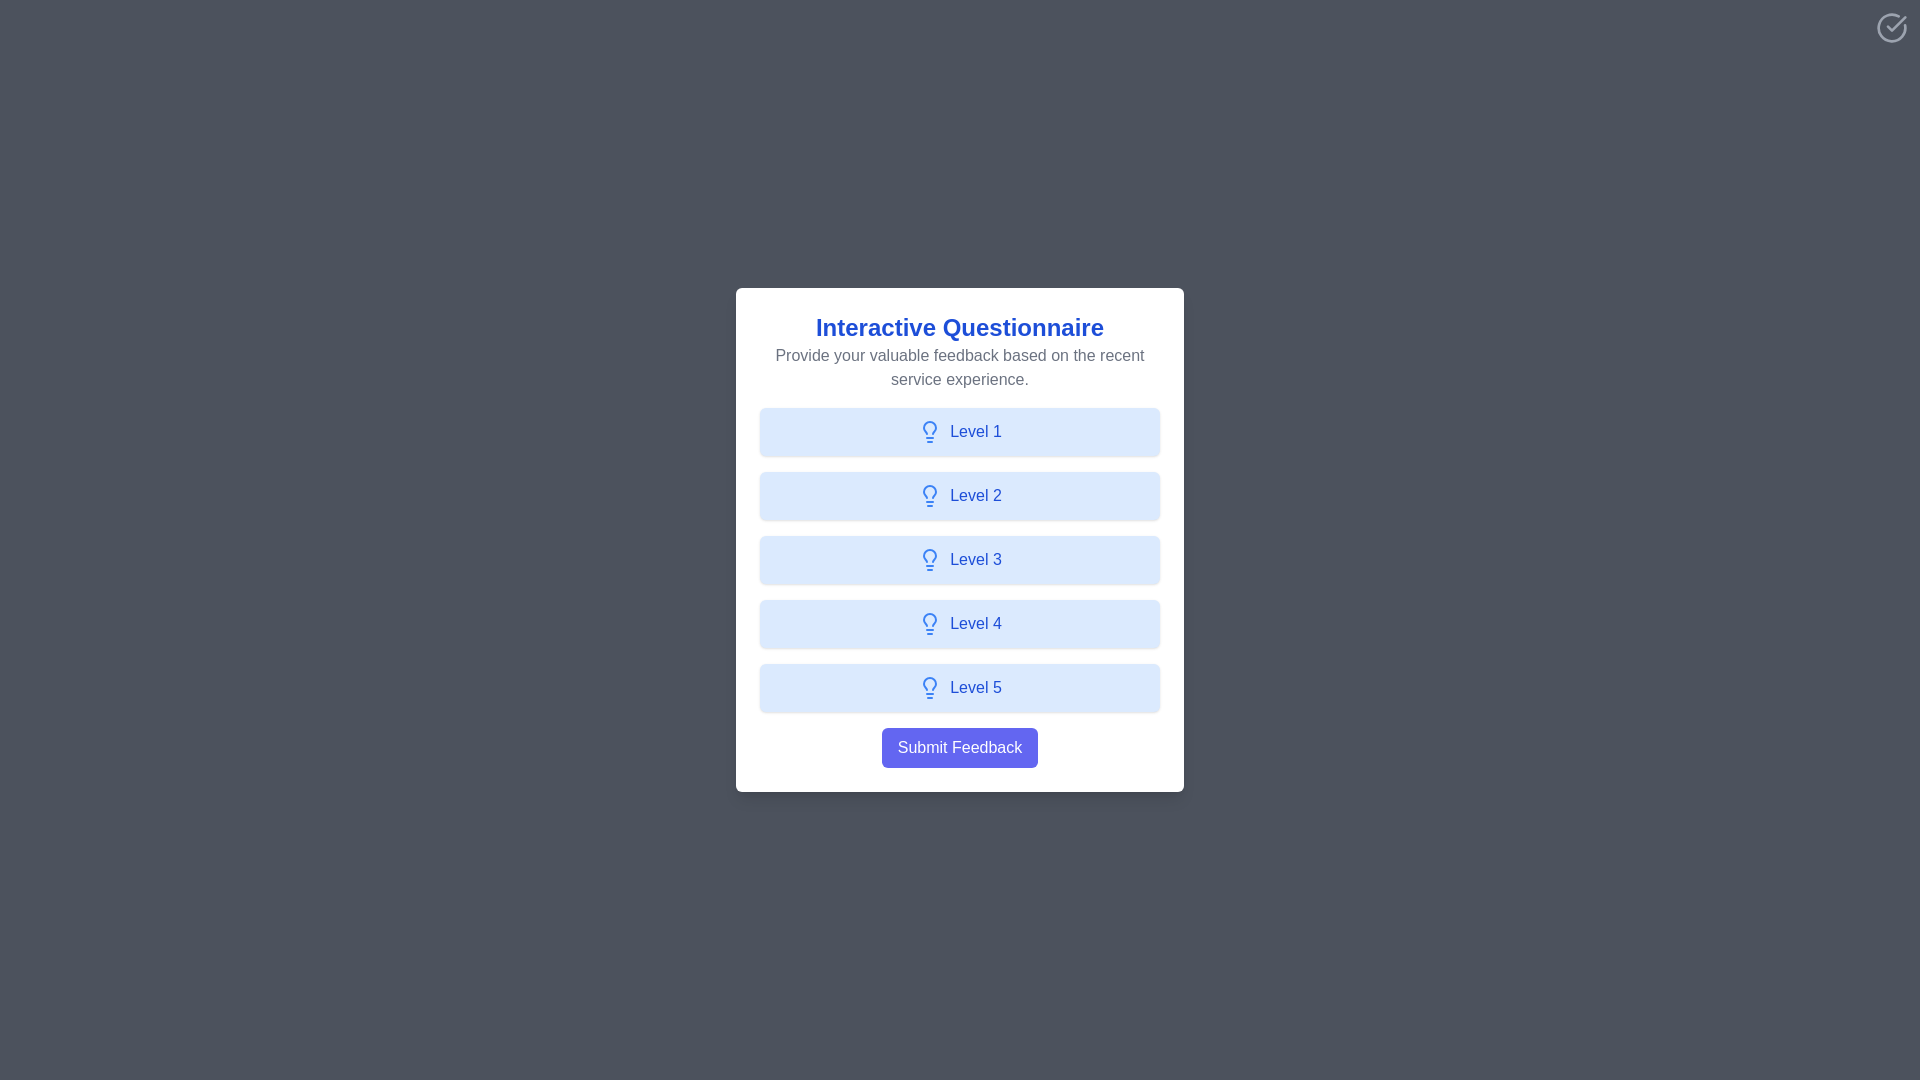  Describe the element at coordinates (960, 559) in the screenshot. I see `the feedback level button labeled Level 3` at that location.